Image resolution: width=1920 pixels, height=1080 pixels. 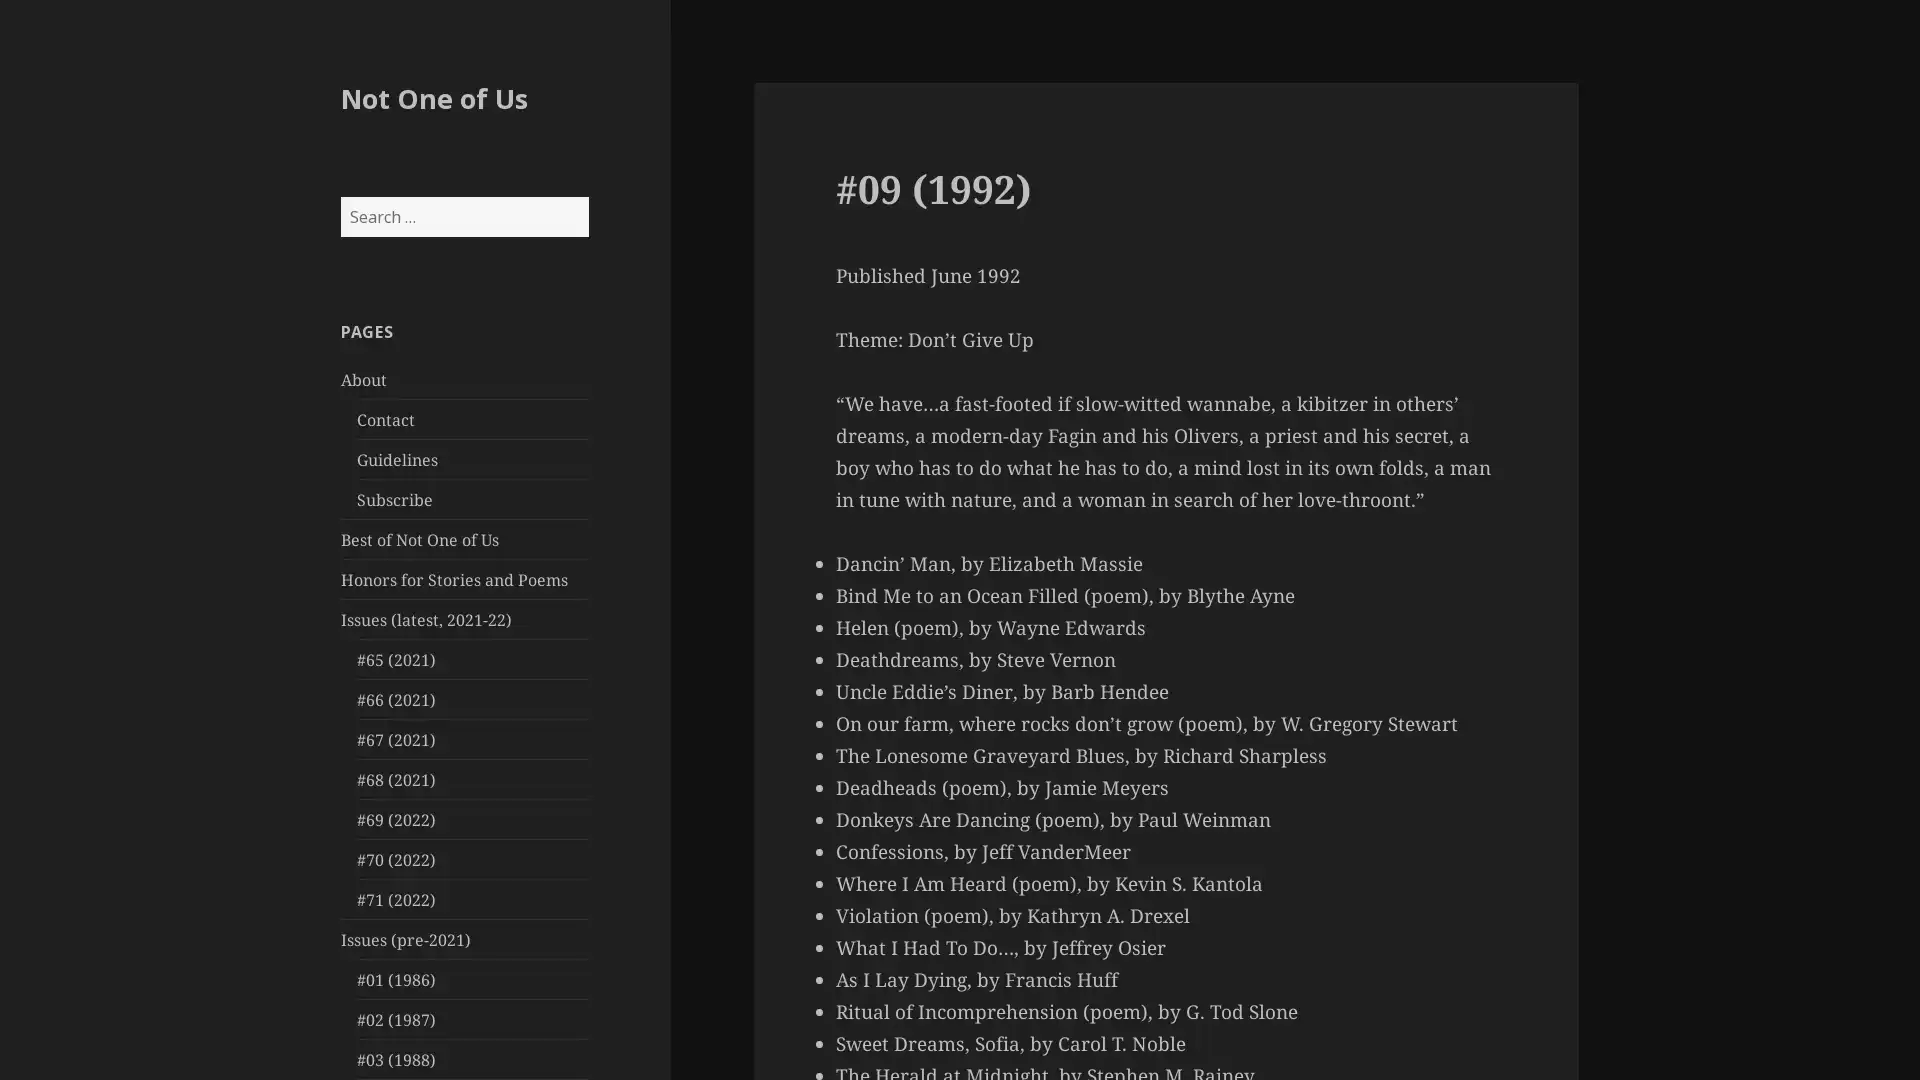 I want to click on Search, so click(x=586, y=196).